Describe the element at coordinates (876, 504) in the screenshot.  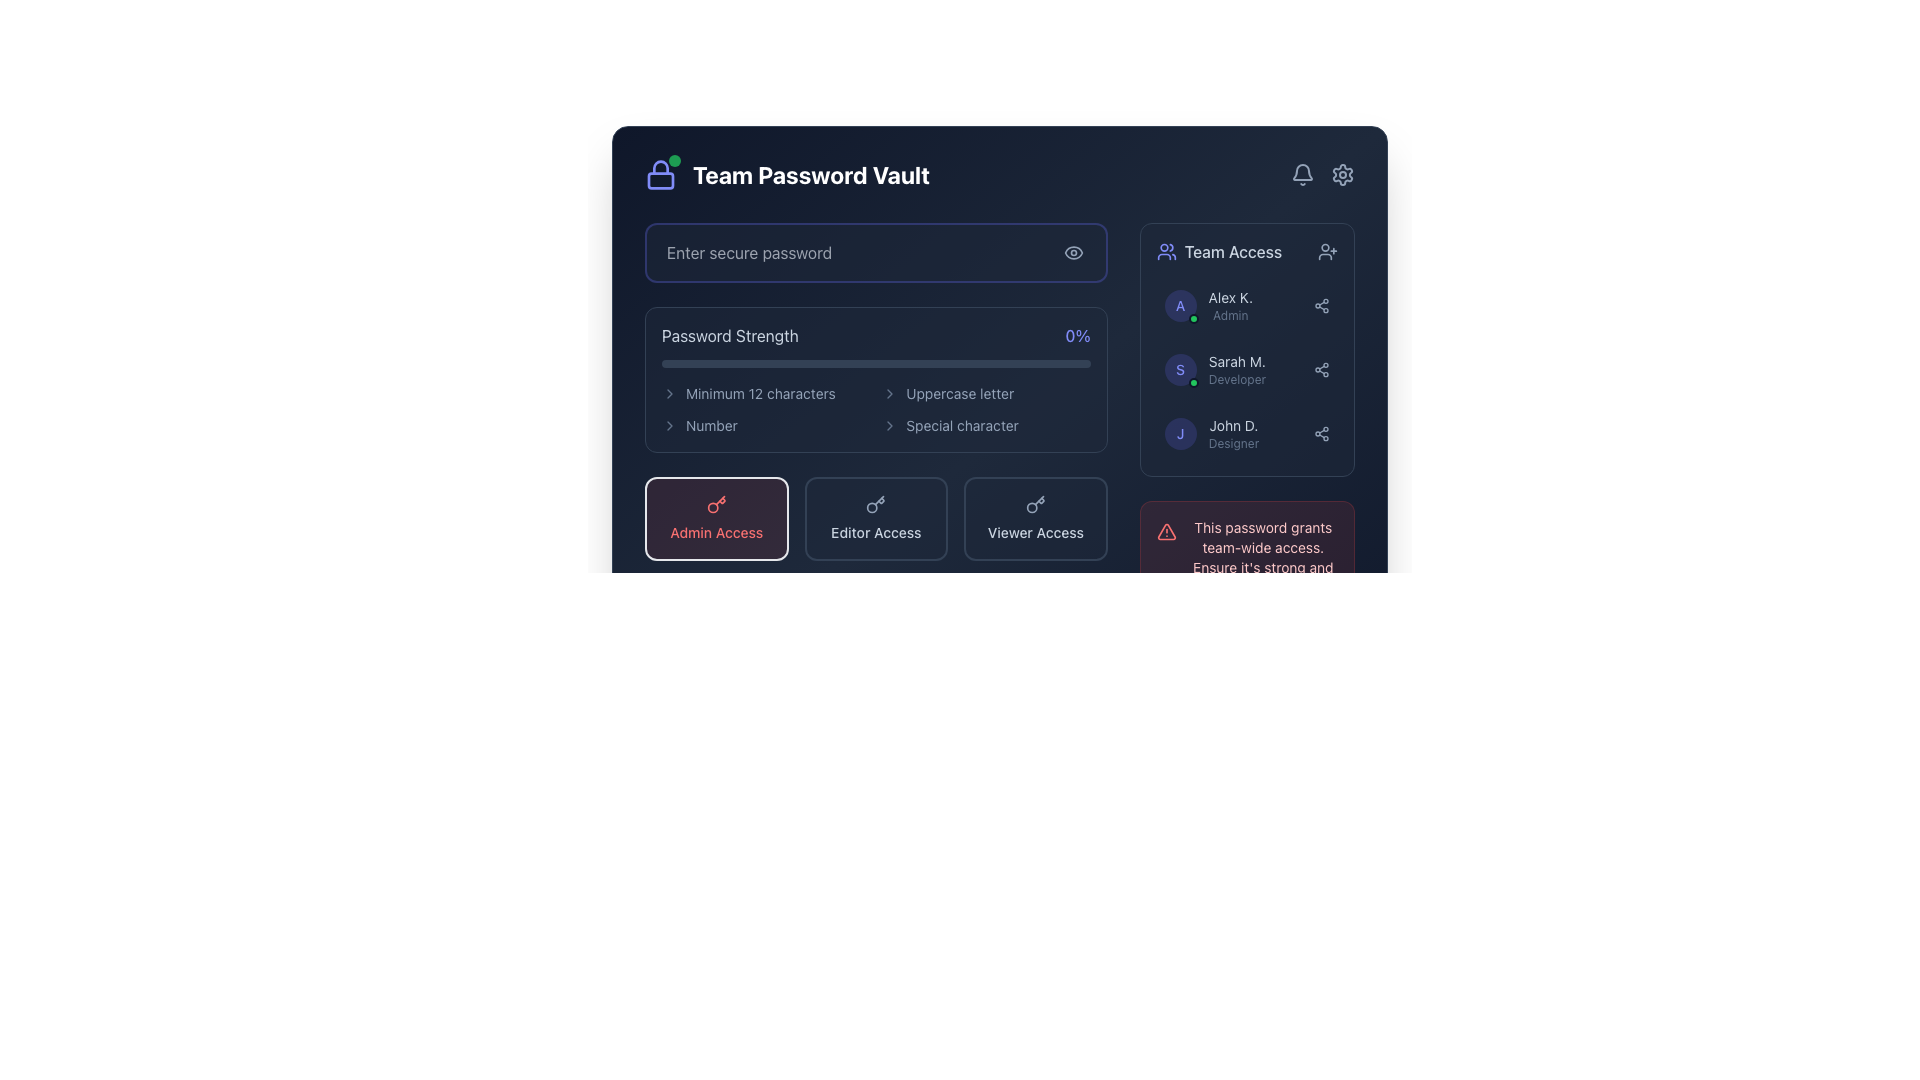
I see `the 'Editor Access' icon, which visually indicates the option for editor access and is located centrally within the 'Editor Access' button, positioned between the 'Admin Access' and 'Viewer Access' buttons` at that location.